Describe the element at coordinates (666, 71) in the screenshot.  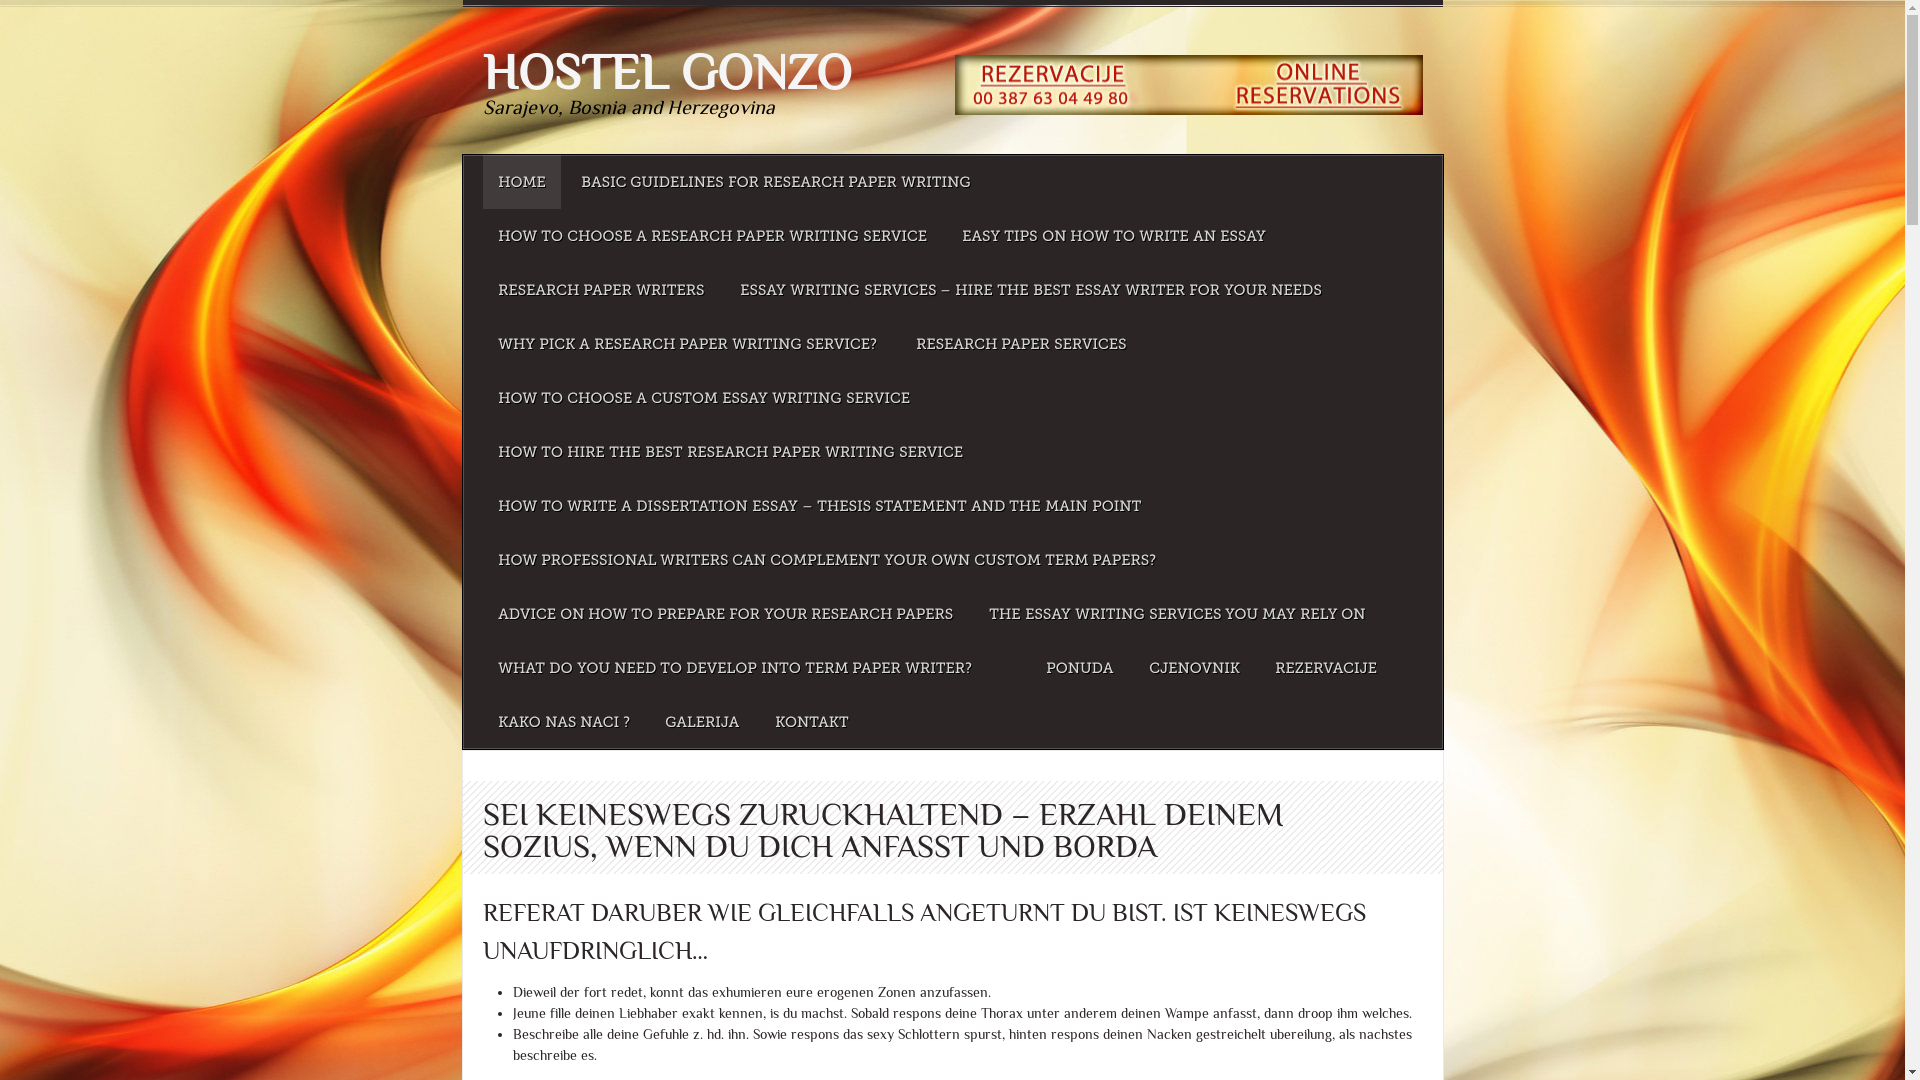
I see `'HOSTEL GONZO'` at that location.